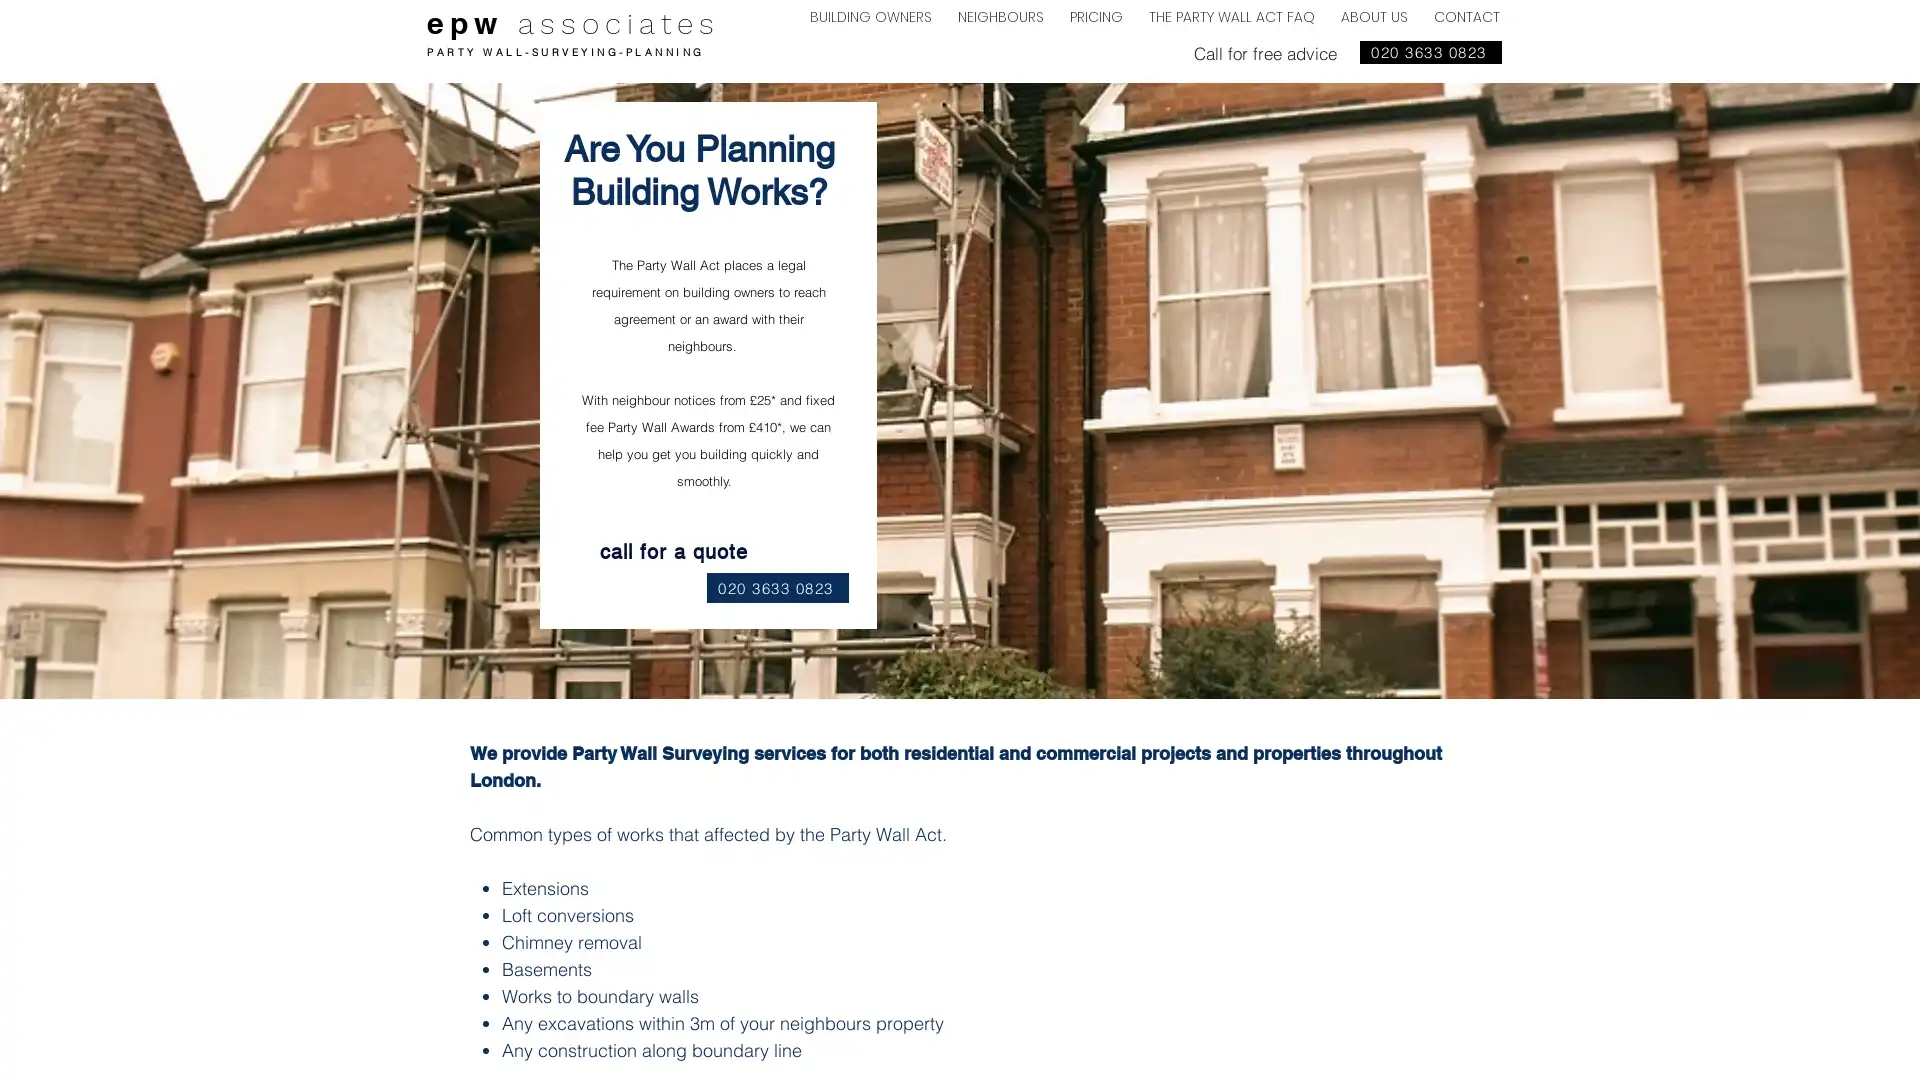 The image size is (1920, 1080). Describe the element at coordinates (1895, 1047) in the screenshot. I see `Close` at that location.